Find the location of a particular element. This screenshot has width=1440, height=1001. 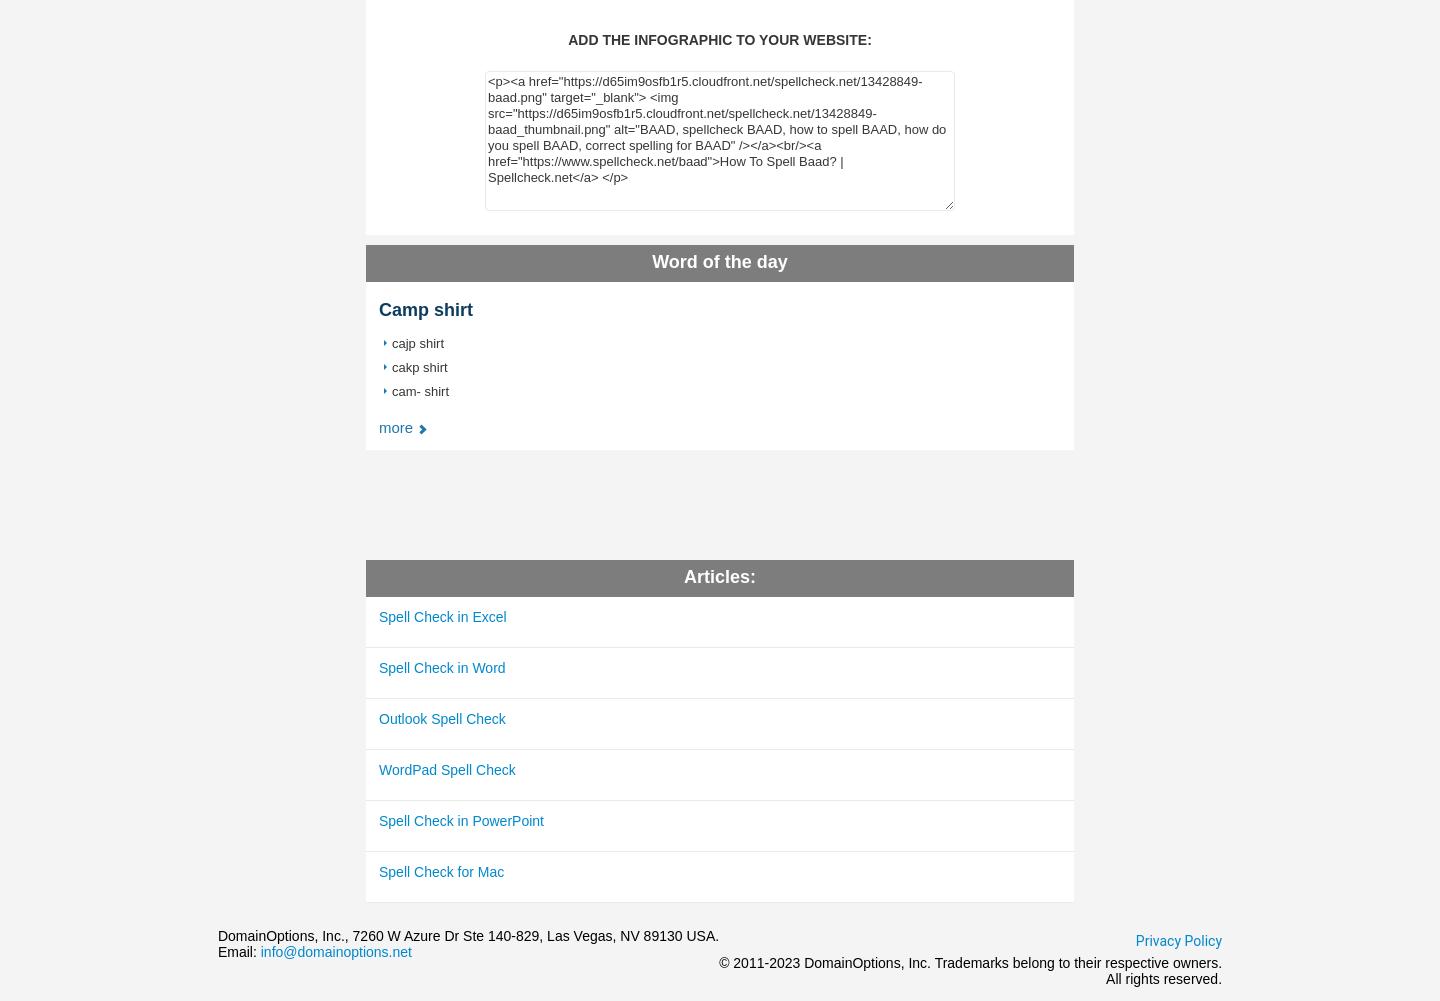

'cajp shirt' is located at coordinates (417, 343).